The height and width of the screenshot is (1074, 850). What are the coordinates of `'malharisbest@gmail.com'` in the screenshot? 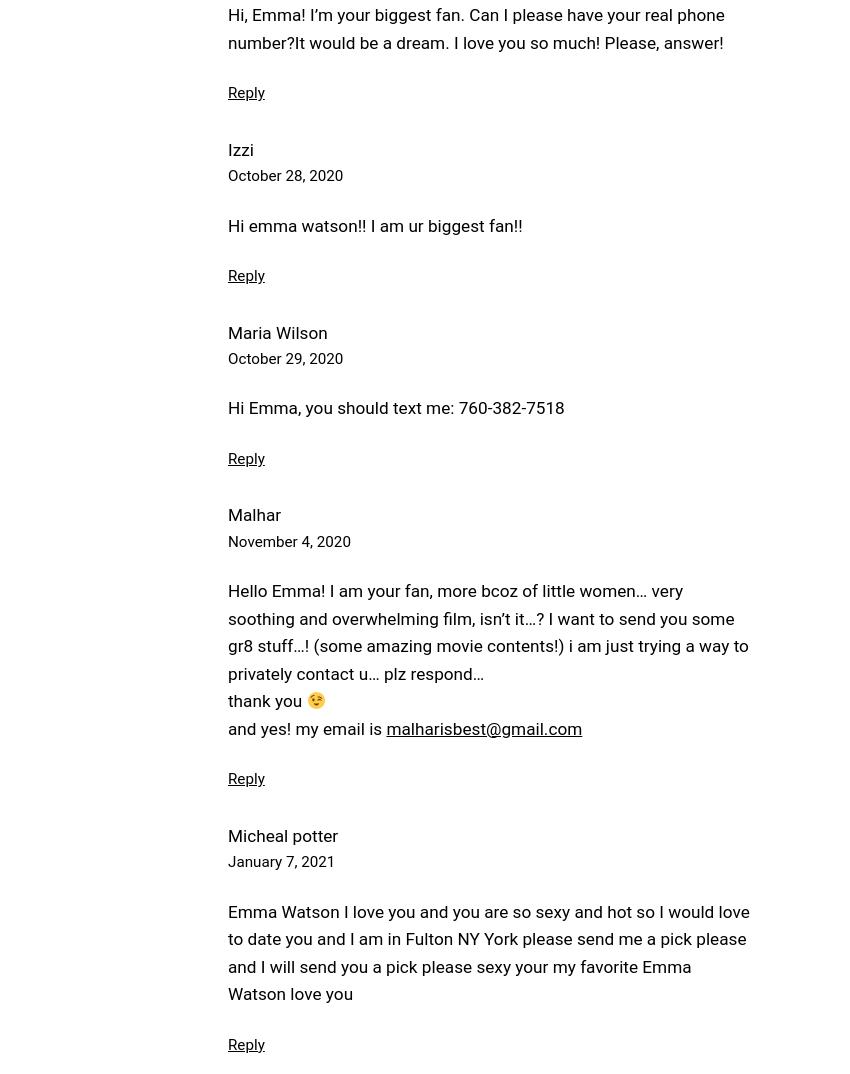 It's located at (483, 727).